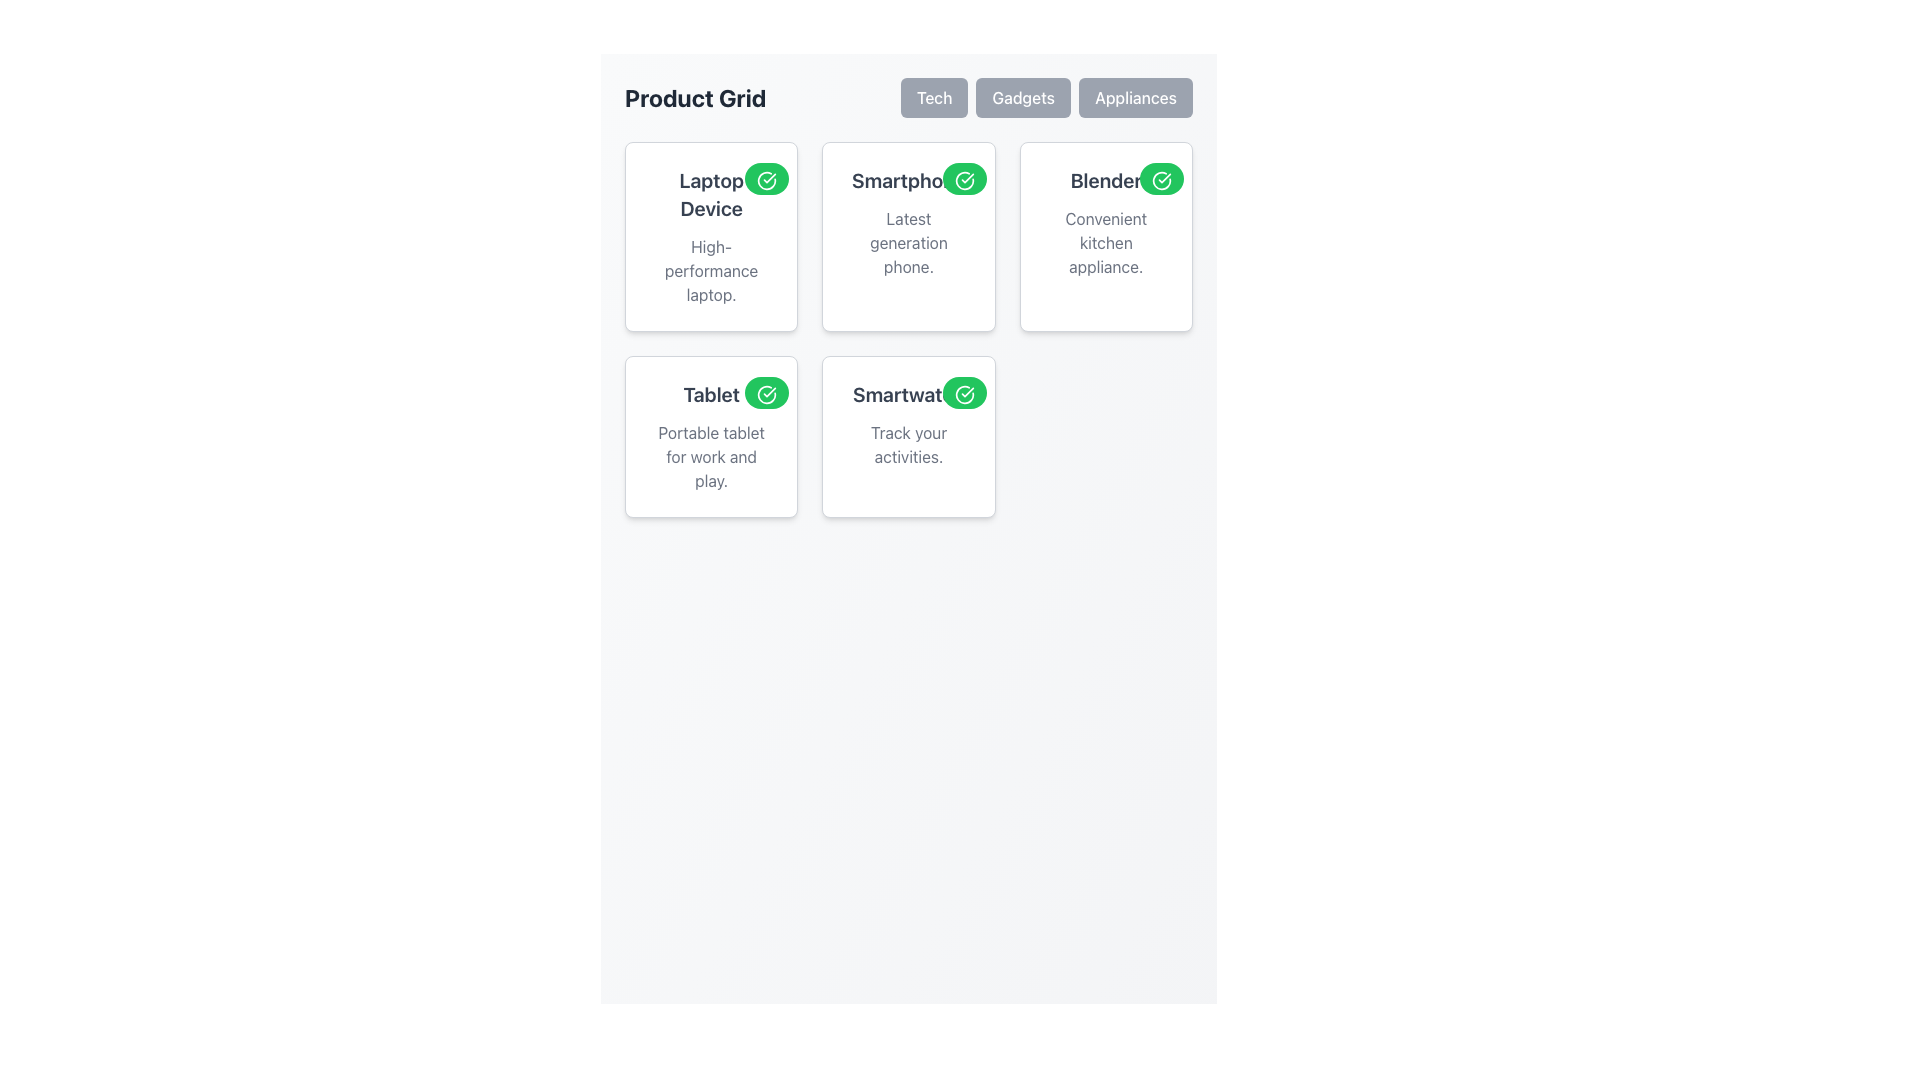 The image size is (1920, 1080). What do you see at coordinates (1023, 97) in the screenshot?
I see `the 'Gadgets' button, which is the second button in a group of three` at bounding box center [1023, 97].